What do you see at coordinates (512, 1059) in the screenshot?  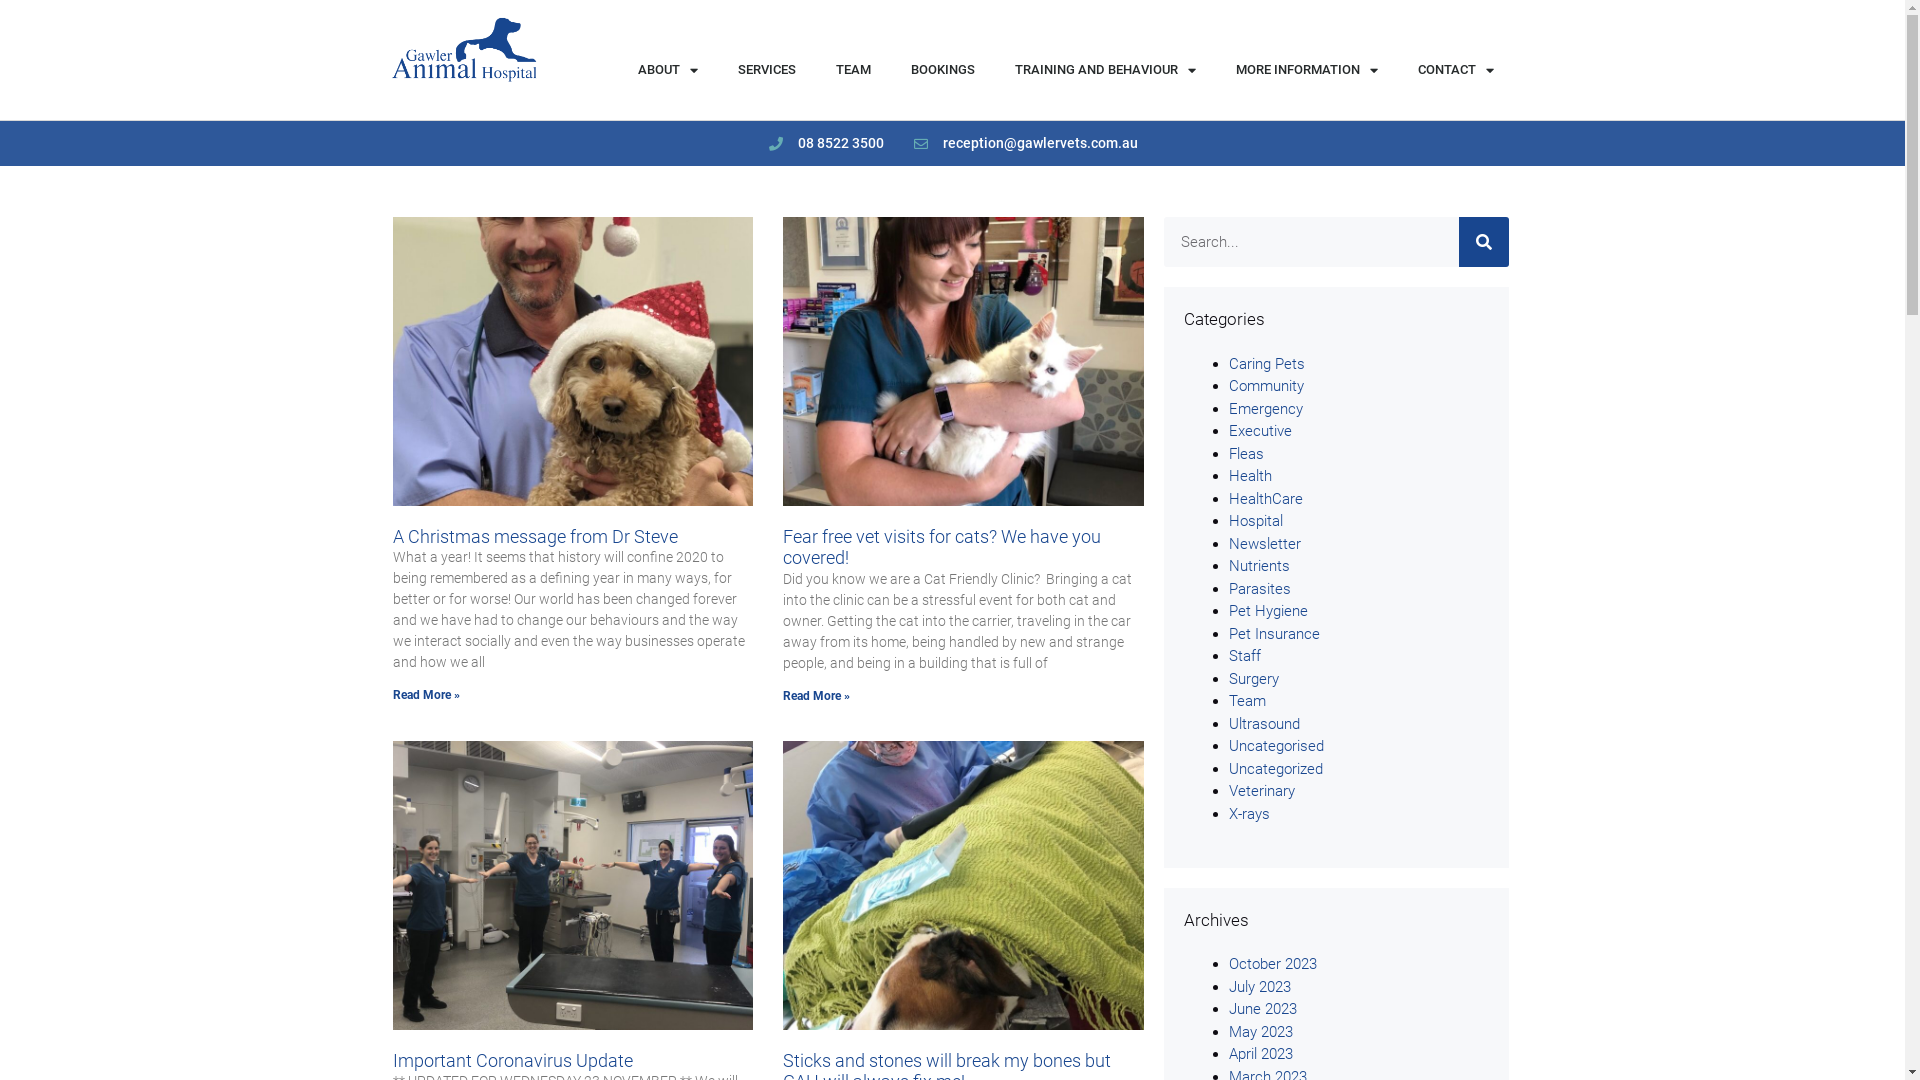 I see `'Important Coronavirus Update'` at bounding box center [512, 1059].